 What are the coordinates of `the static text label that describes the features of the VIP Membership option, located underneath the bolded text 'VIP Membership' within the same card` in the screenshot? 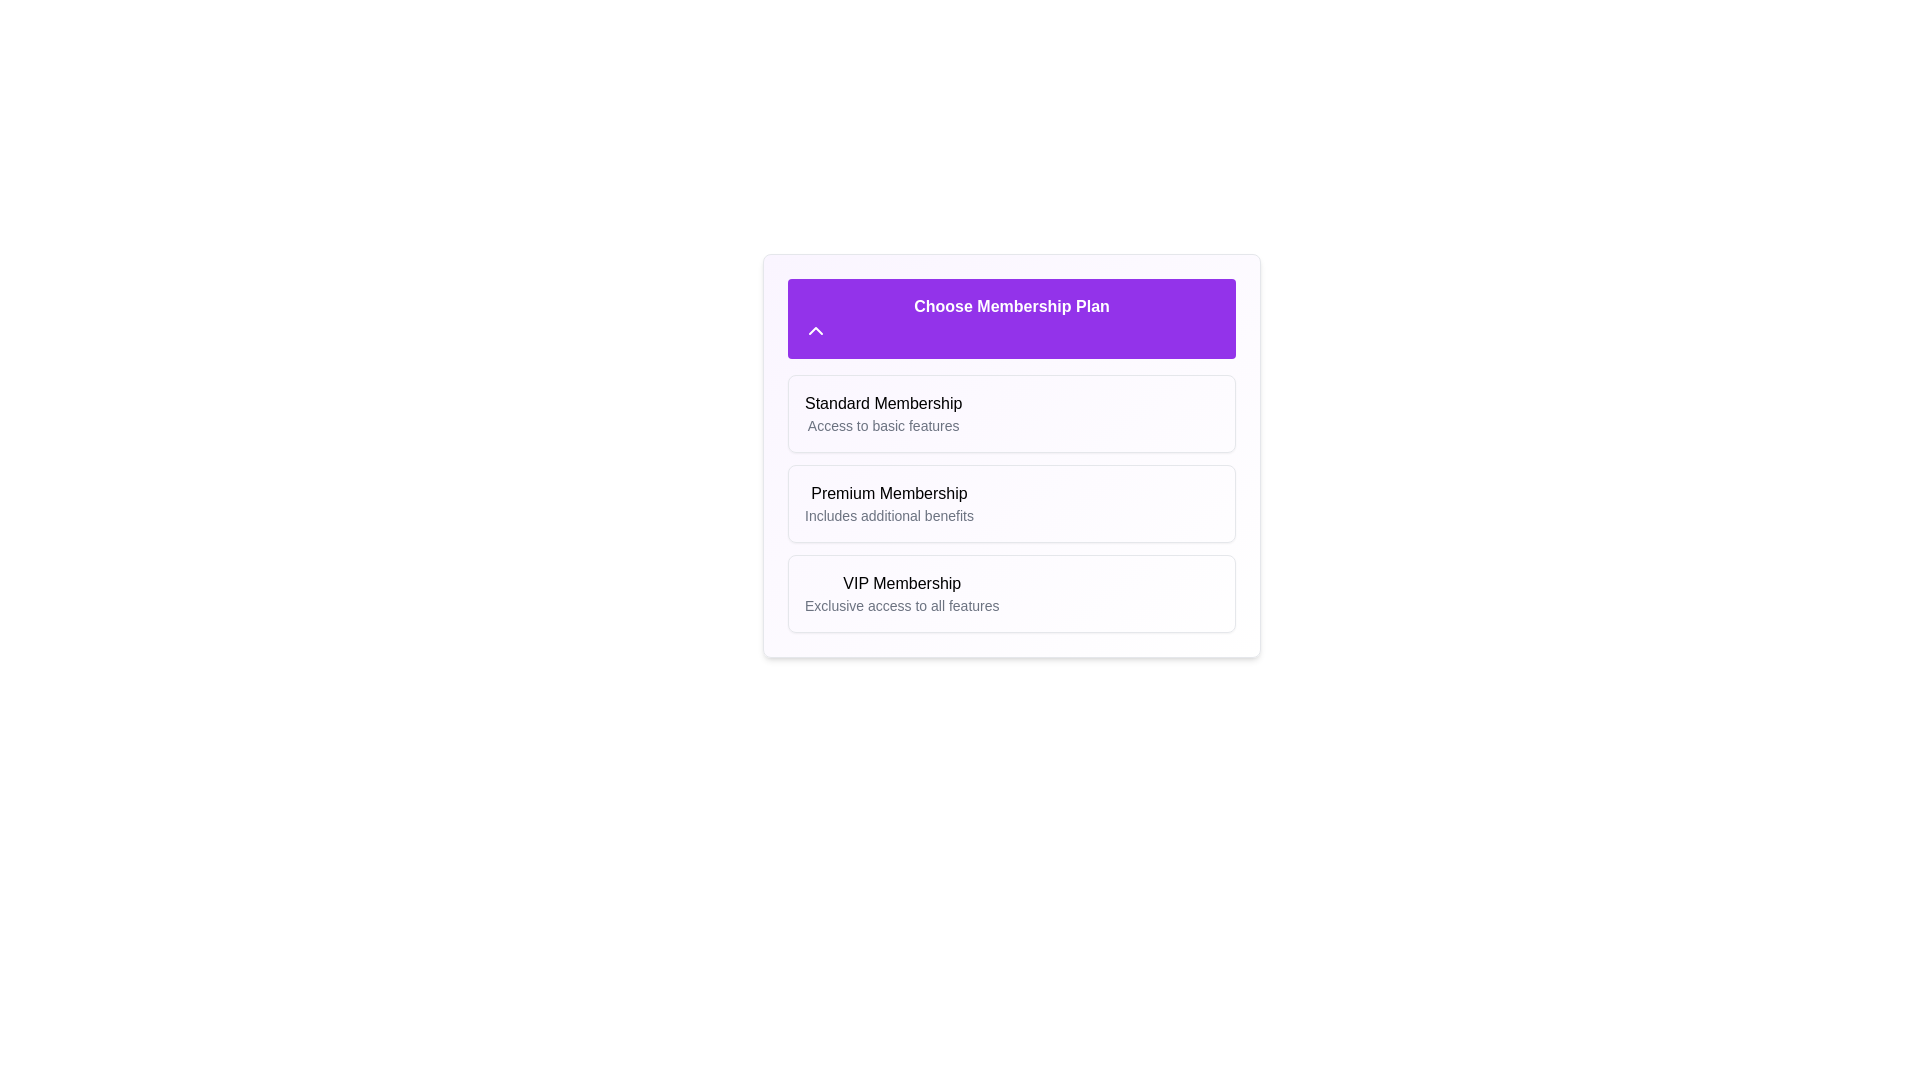 It's located at (901, 604).